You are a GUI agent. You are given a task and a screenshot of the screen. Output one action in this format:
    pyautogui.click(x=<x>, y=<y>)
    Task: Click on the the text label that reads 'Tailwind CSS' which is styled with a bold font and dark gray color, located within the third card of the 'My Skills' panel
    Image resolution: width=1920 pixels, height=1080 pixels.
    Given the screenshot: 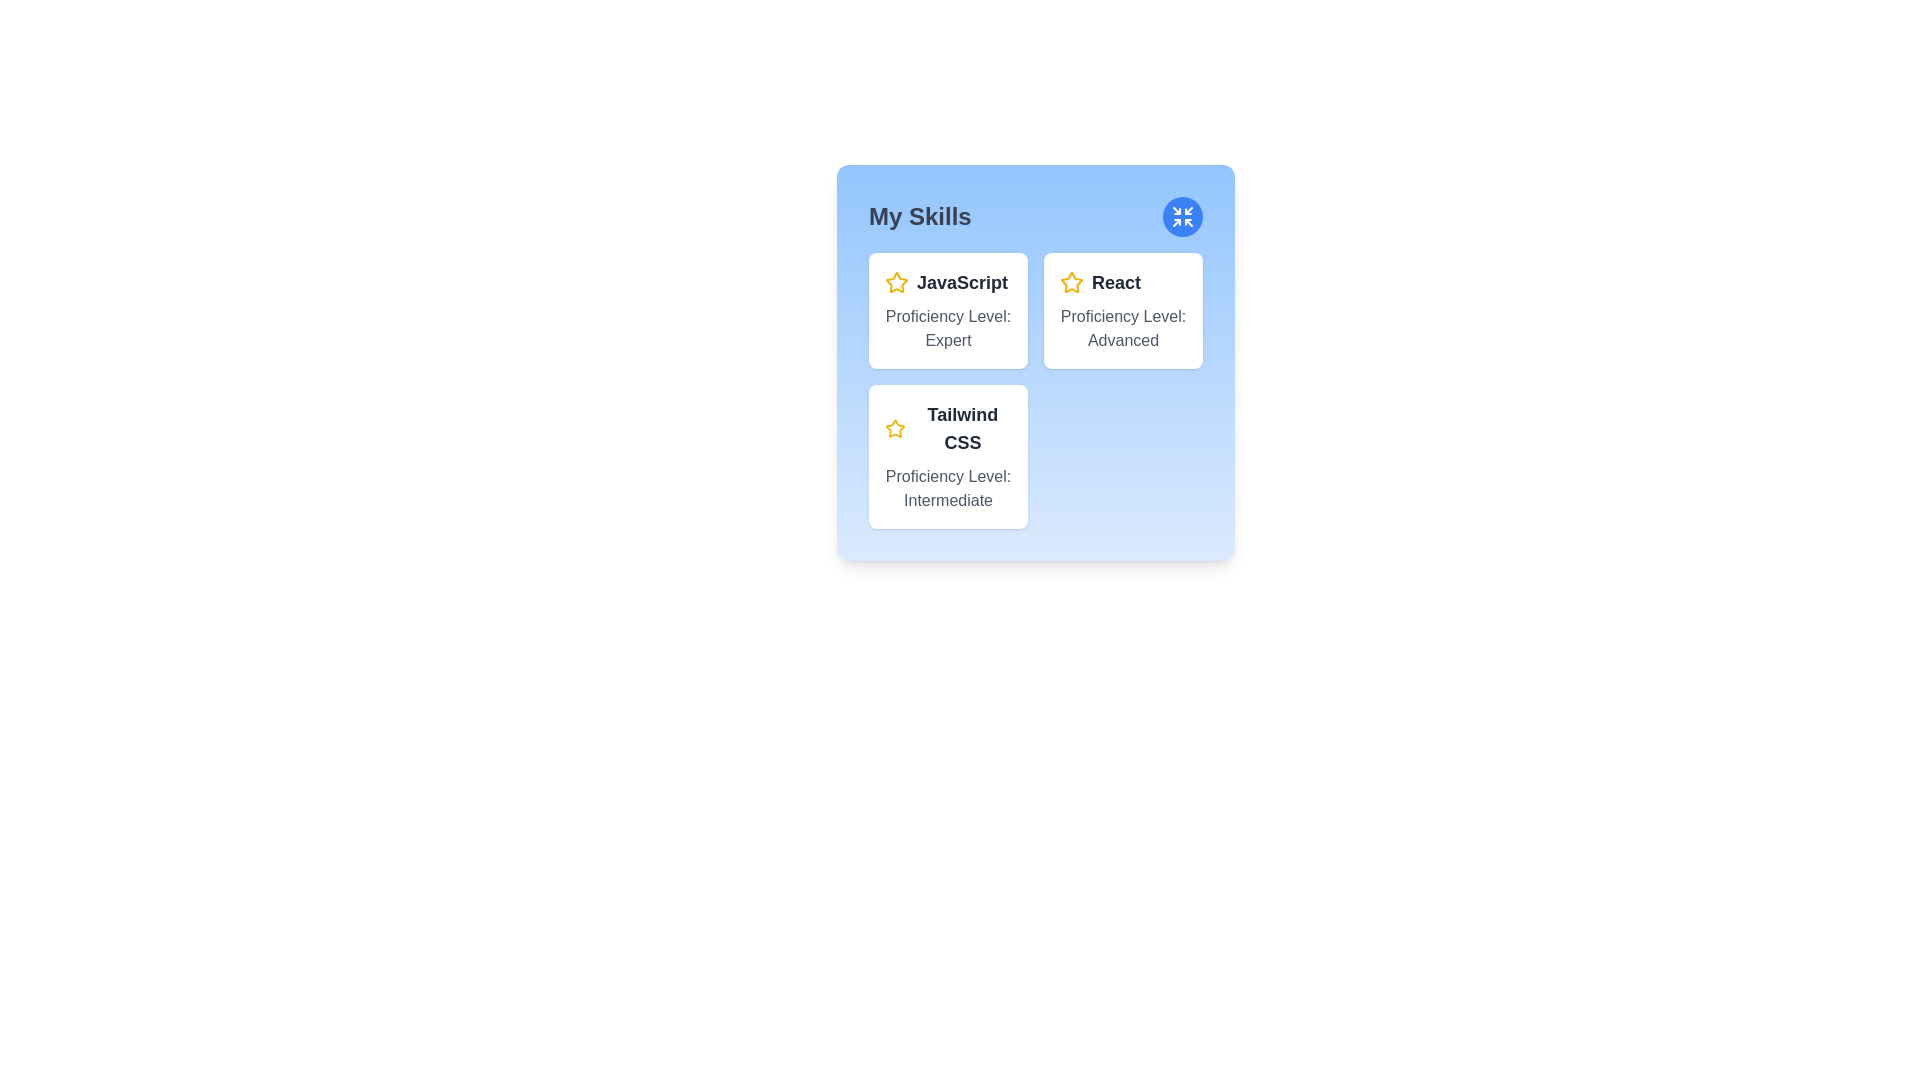 What is the action you would take?
    pyautogui.click(x=947, y=427)
    